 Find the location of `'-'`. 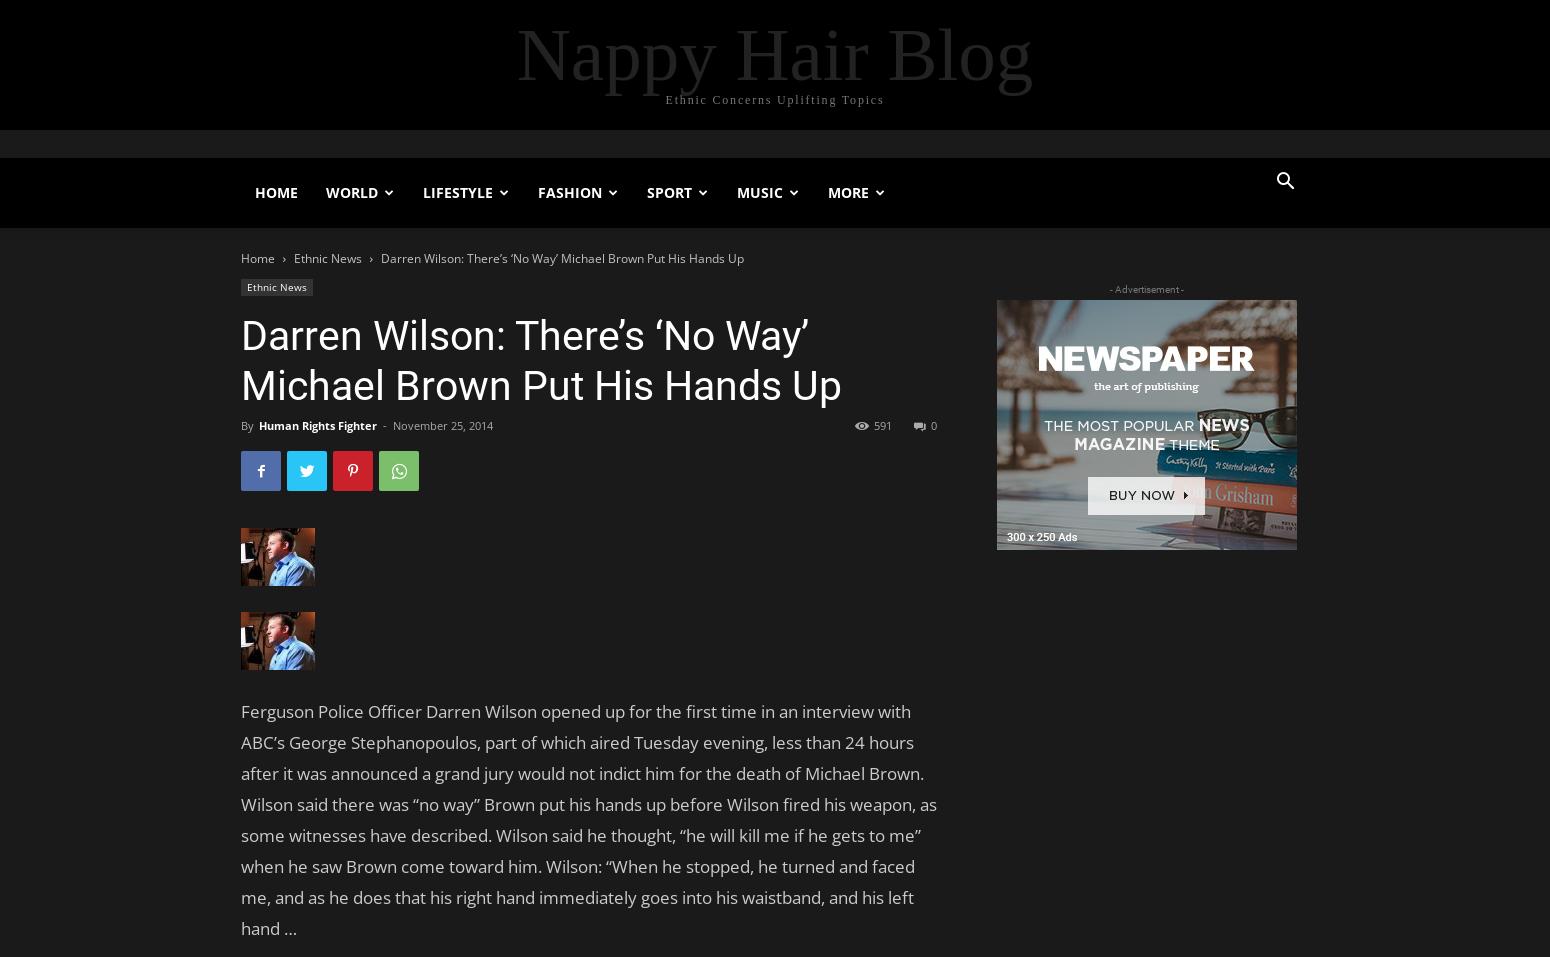

'-' is located at coordinates (382, 424).